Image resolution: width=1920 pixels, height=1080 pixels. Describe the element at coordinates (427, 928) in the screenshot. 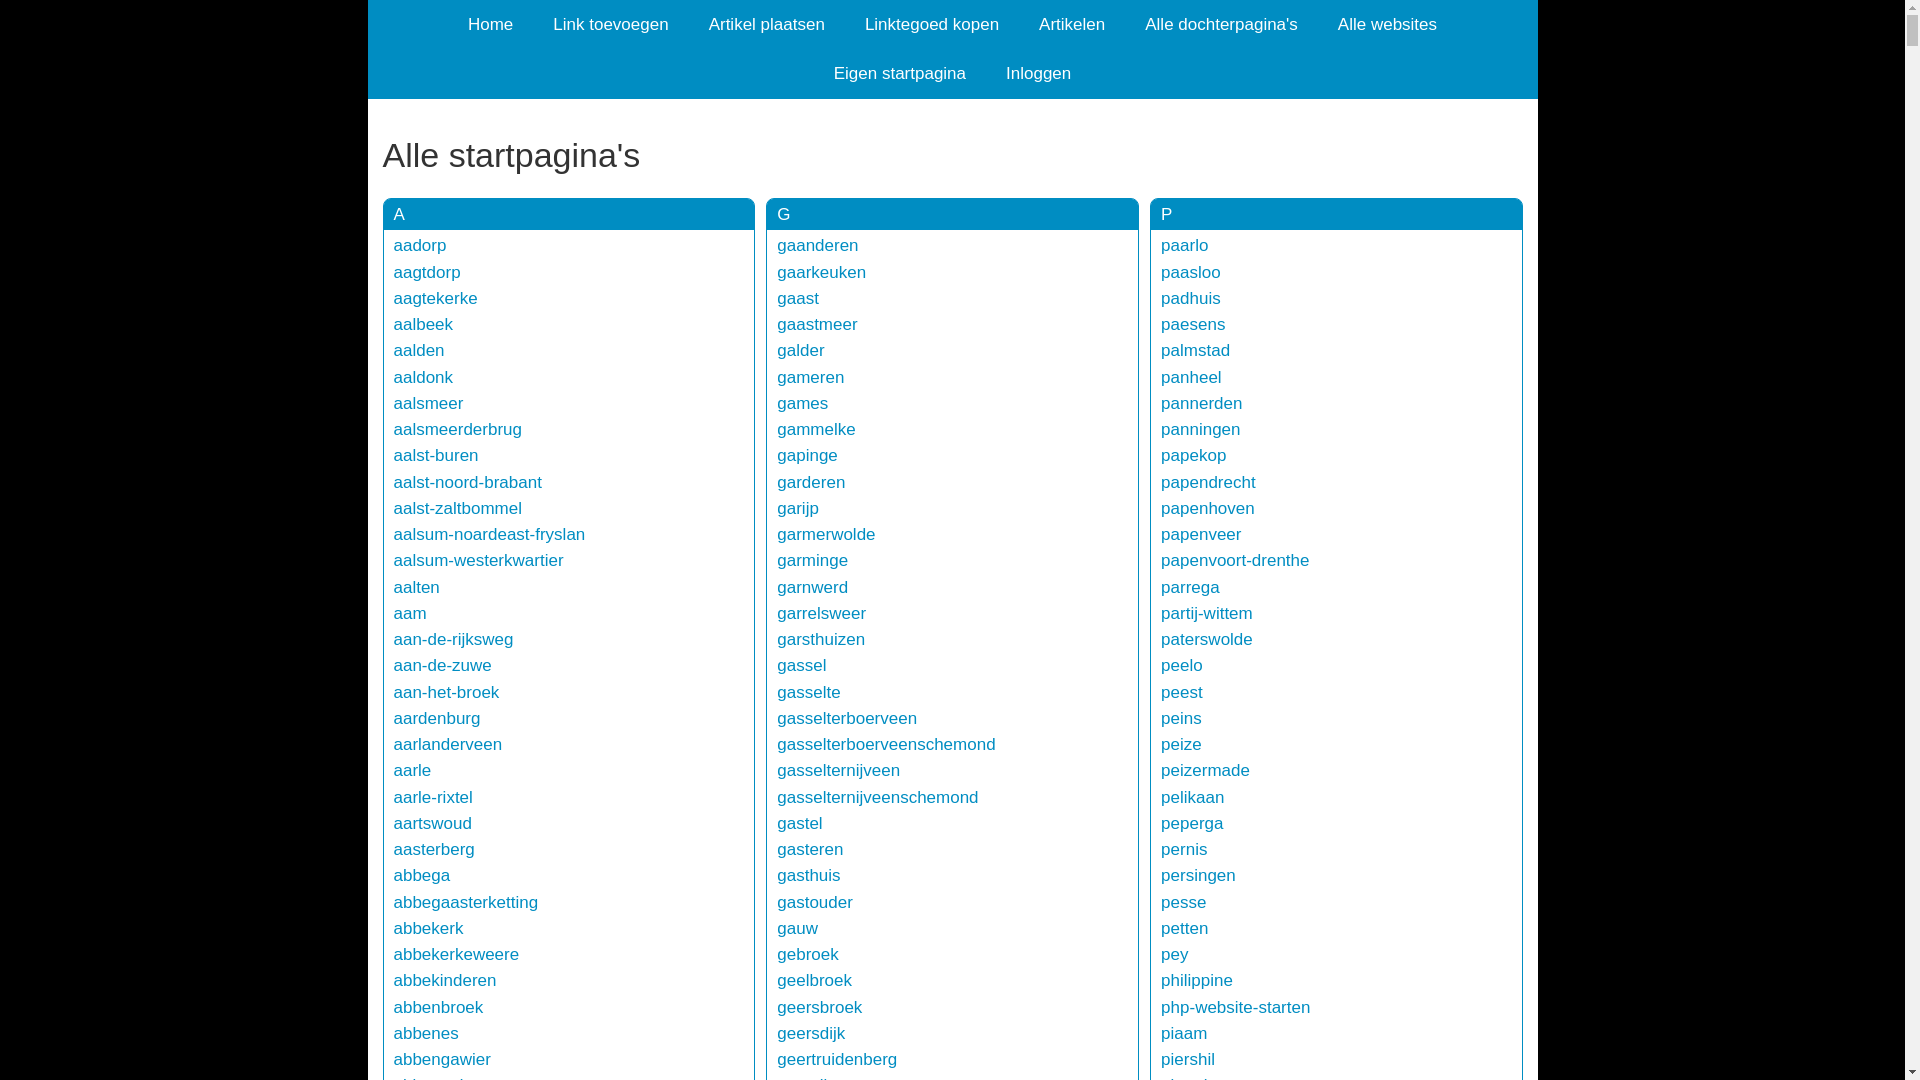

I see `'abbekerk'` at that location.